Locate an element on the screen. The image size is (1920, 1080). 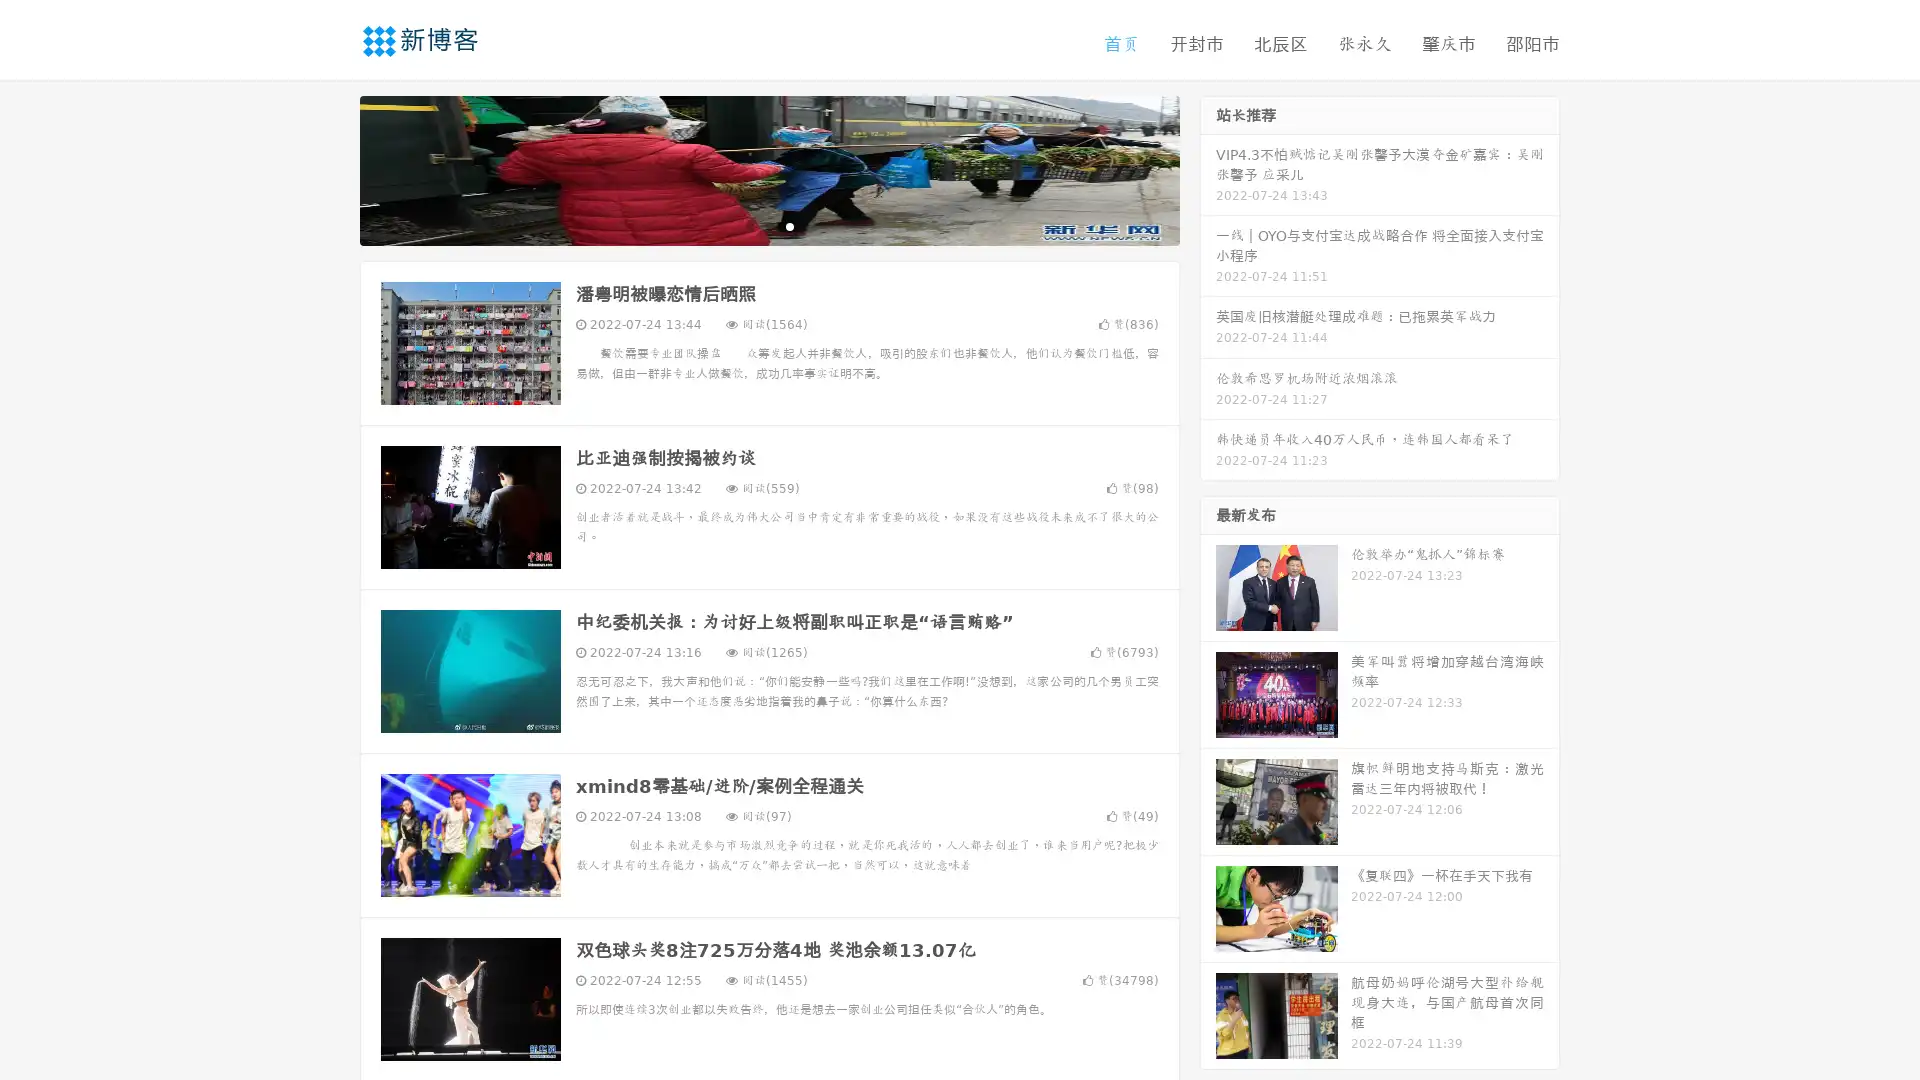
Next slide is located at coordinates (1208, 168).